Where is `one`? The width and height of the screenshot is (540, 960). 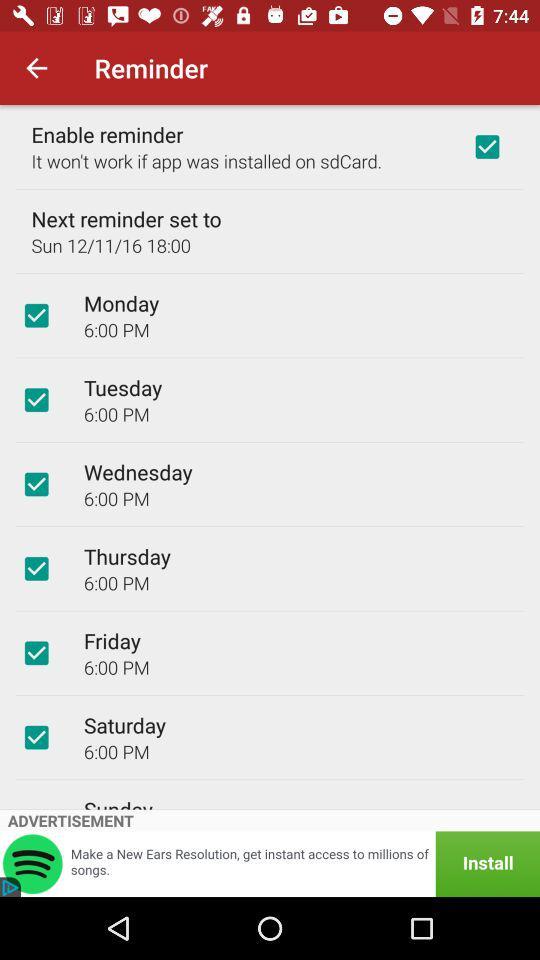 one is located at coordinates (486, 145).